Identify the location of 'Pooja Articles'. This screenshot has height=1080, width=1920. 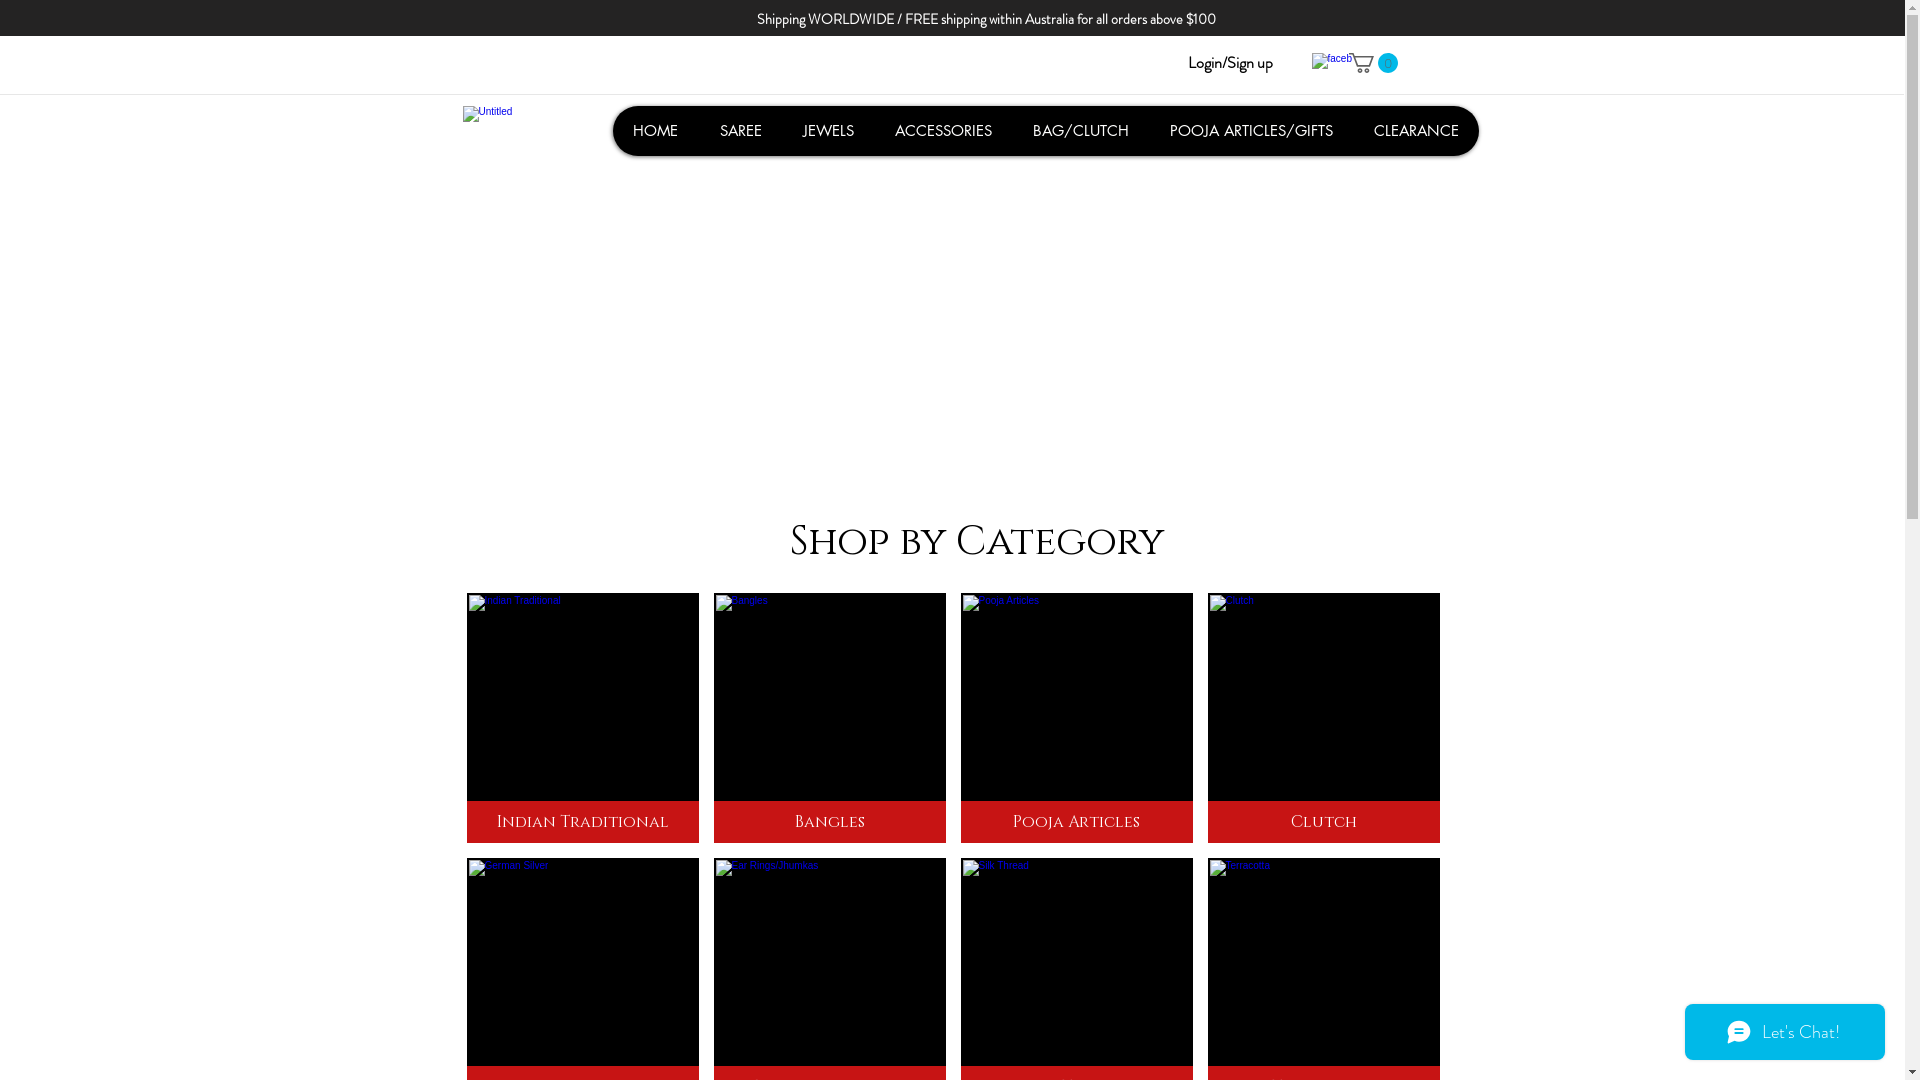
(1074, 716).